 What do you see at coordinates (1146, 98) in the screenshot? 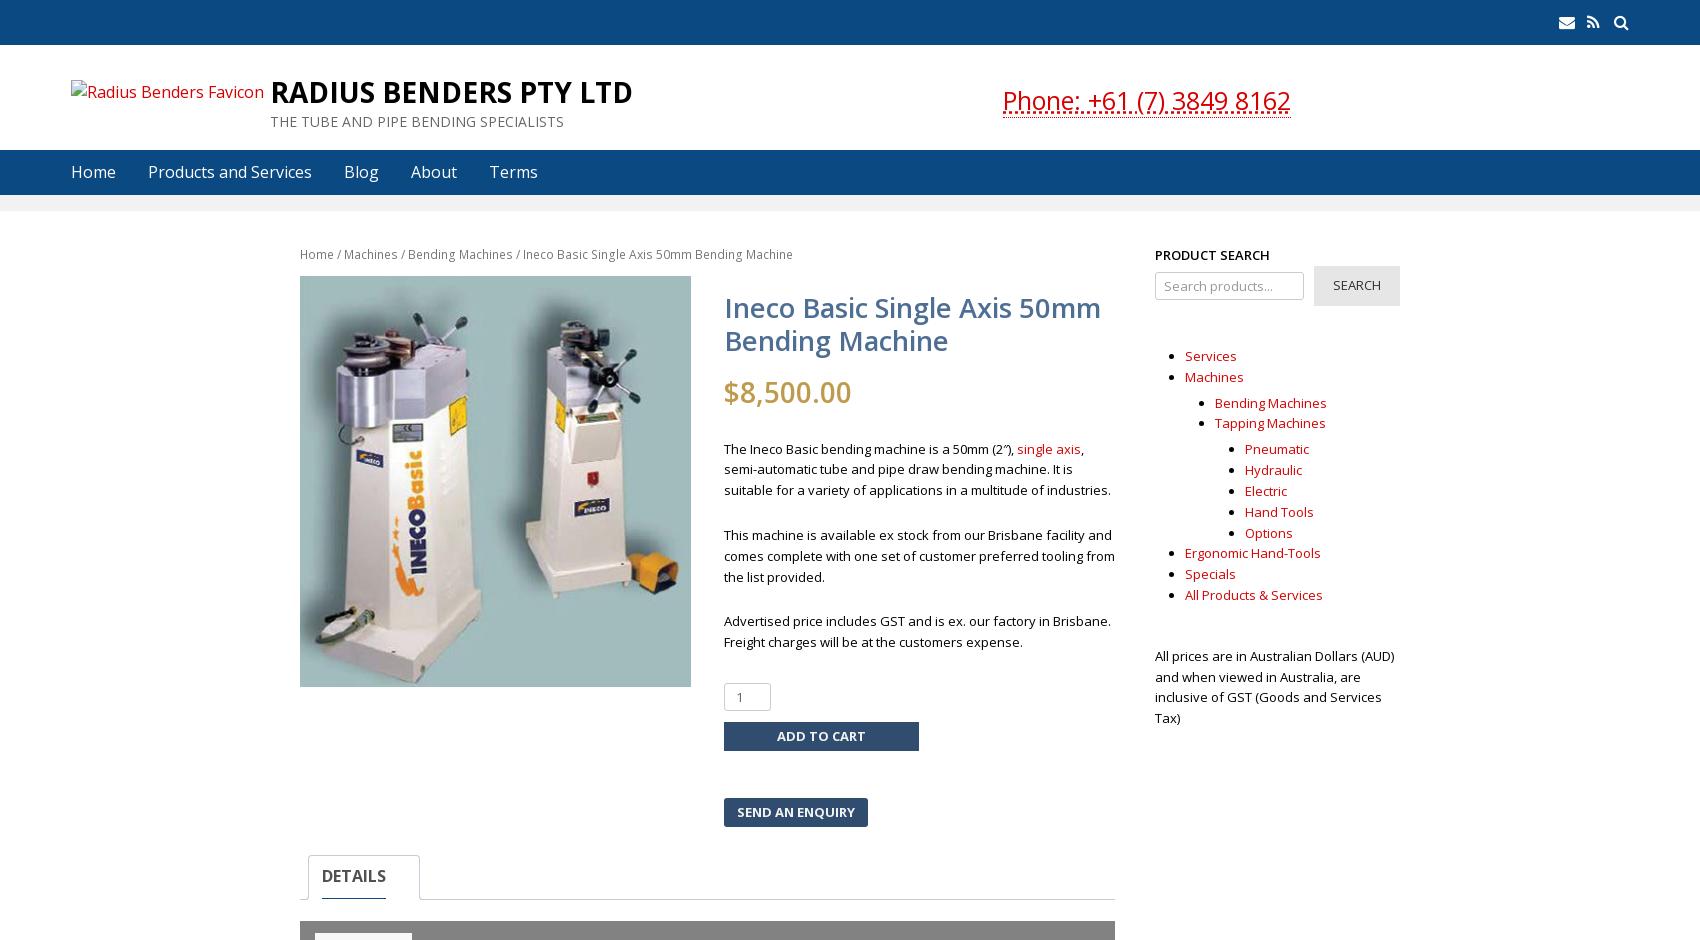
I see `'Phone: +61 (7) 3849 8162'` at bounding box center [1146, 98].